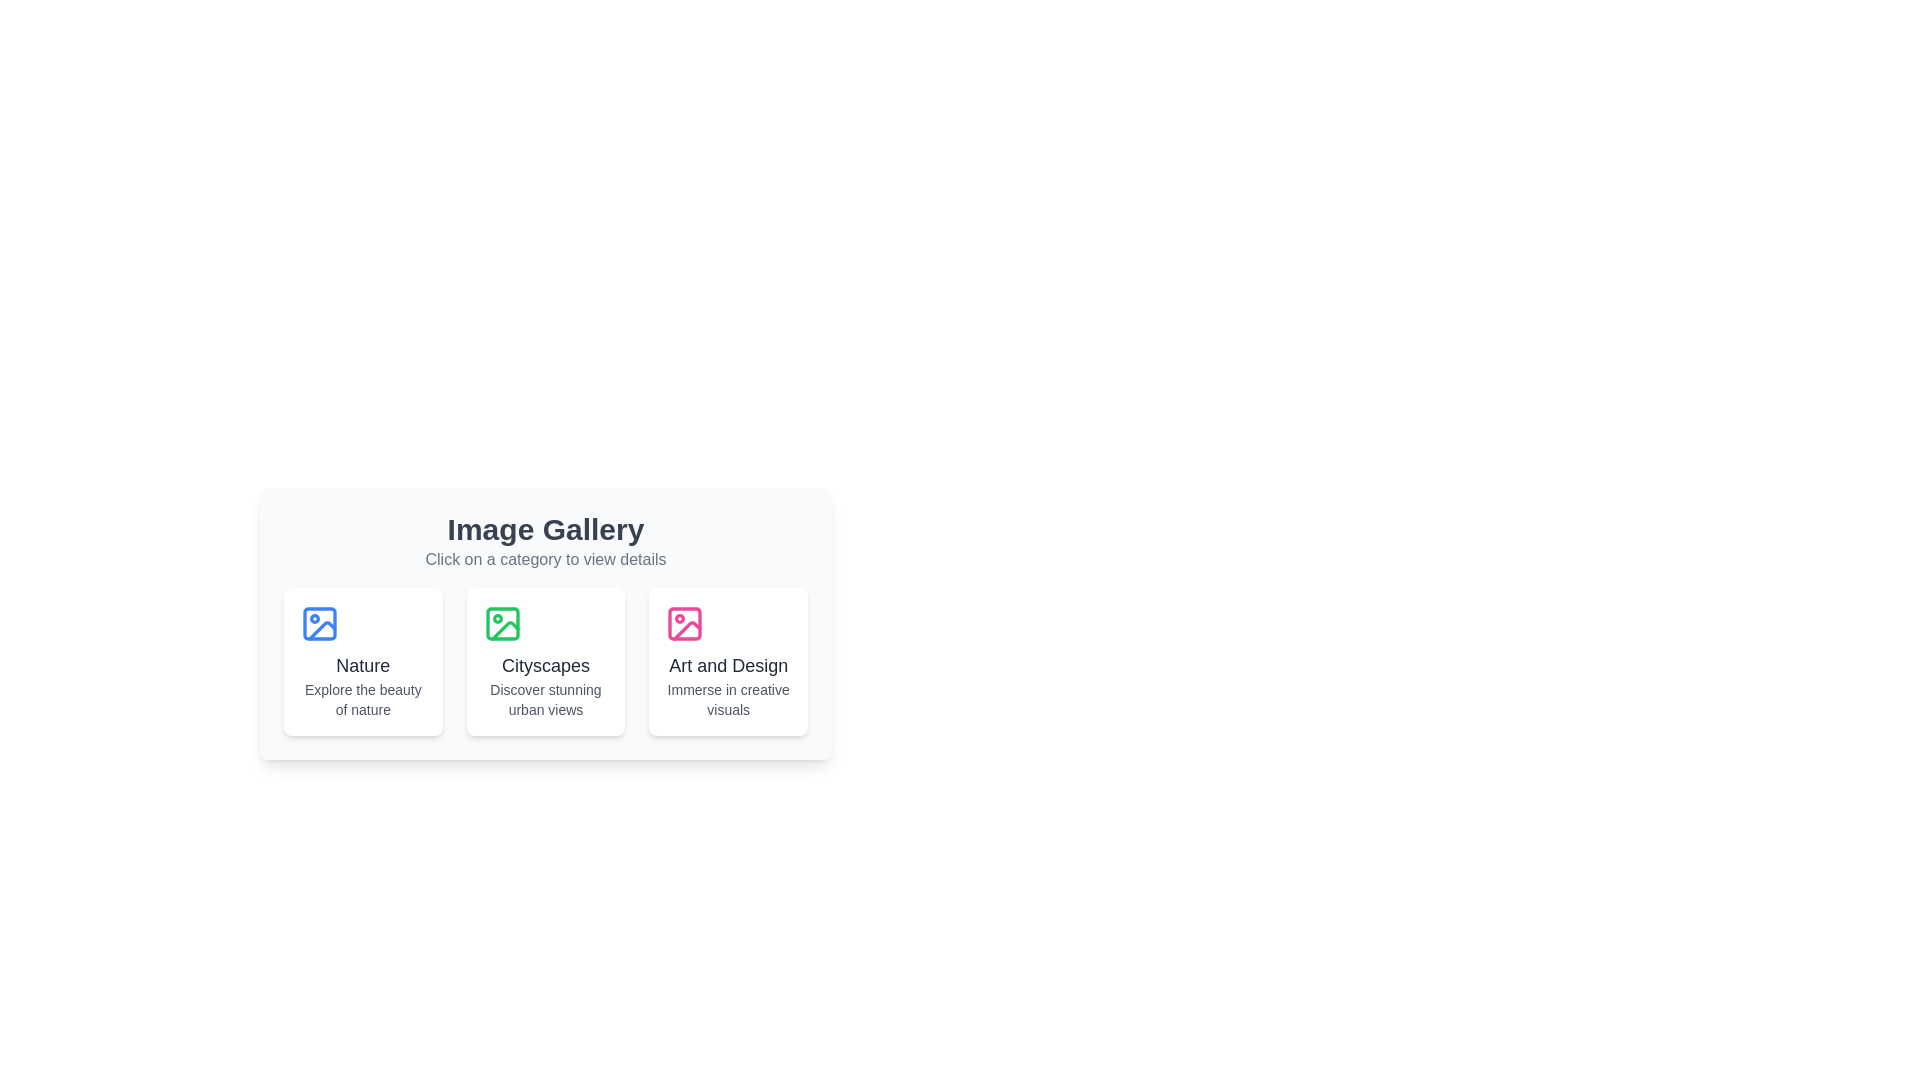 Image resolution: width=1920 pixels, height=1080 pixels. Describe the element at coordinates (546, 662) in the screenshot. I see `the Interactive card representing the category 'Cityscapes' in the grid` at that location.